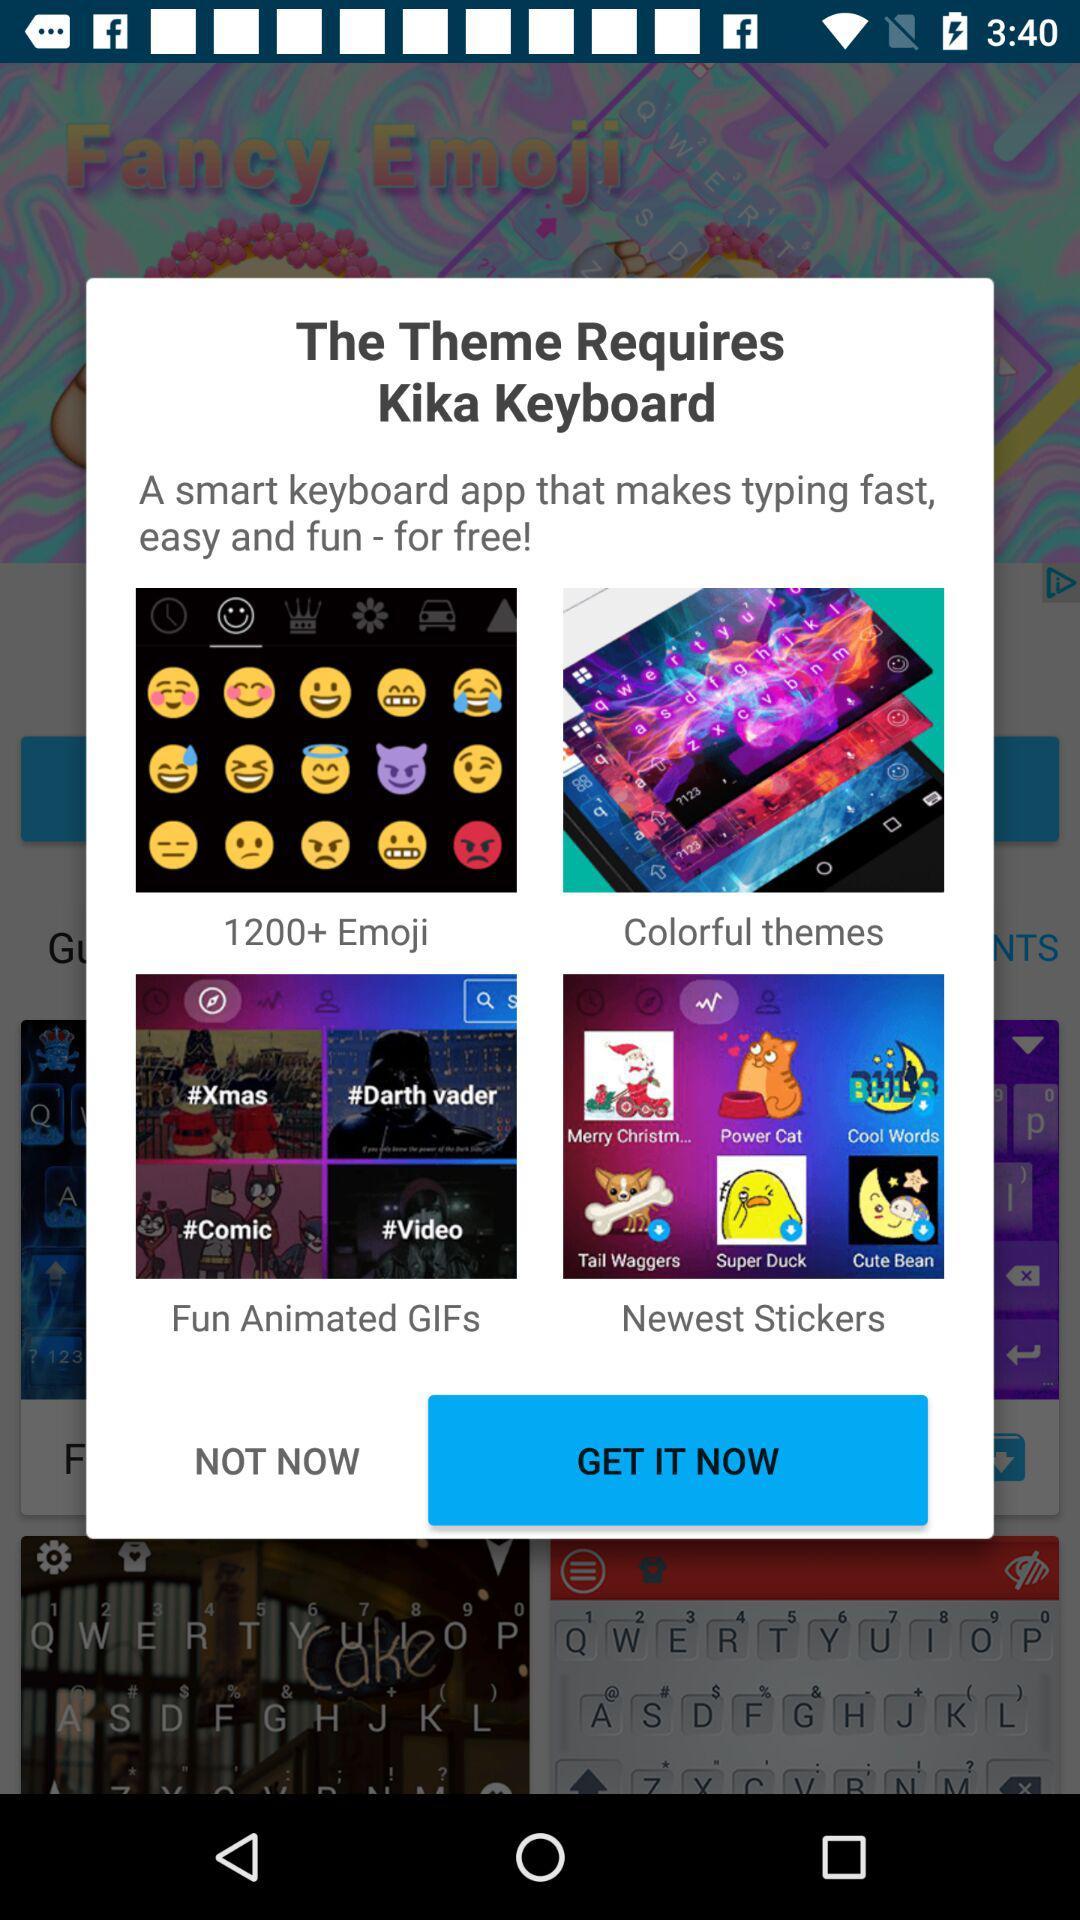 This screenshot has height=1920, width=1080. Describe the element at coordinates (677, 1460) in the screenshot. I see `item to the right of not now icon` at that location.